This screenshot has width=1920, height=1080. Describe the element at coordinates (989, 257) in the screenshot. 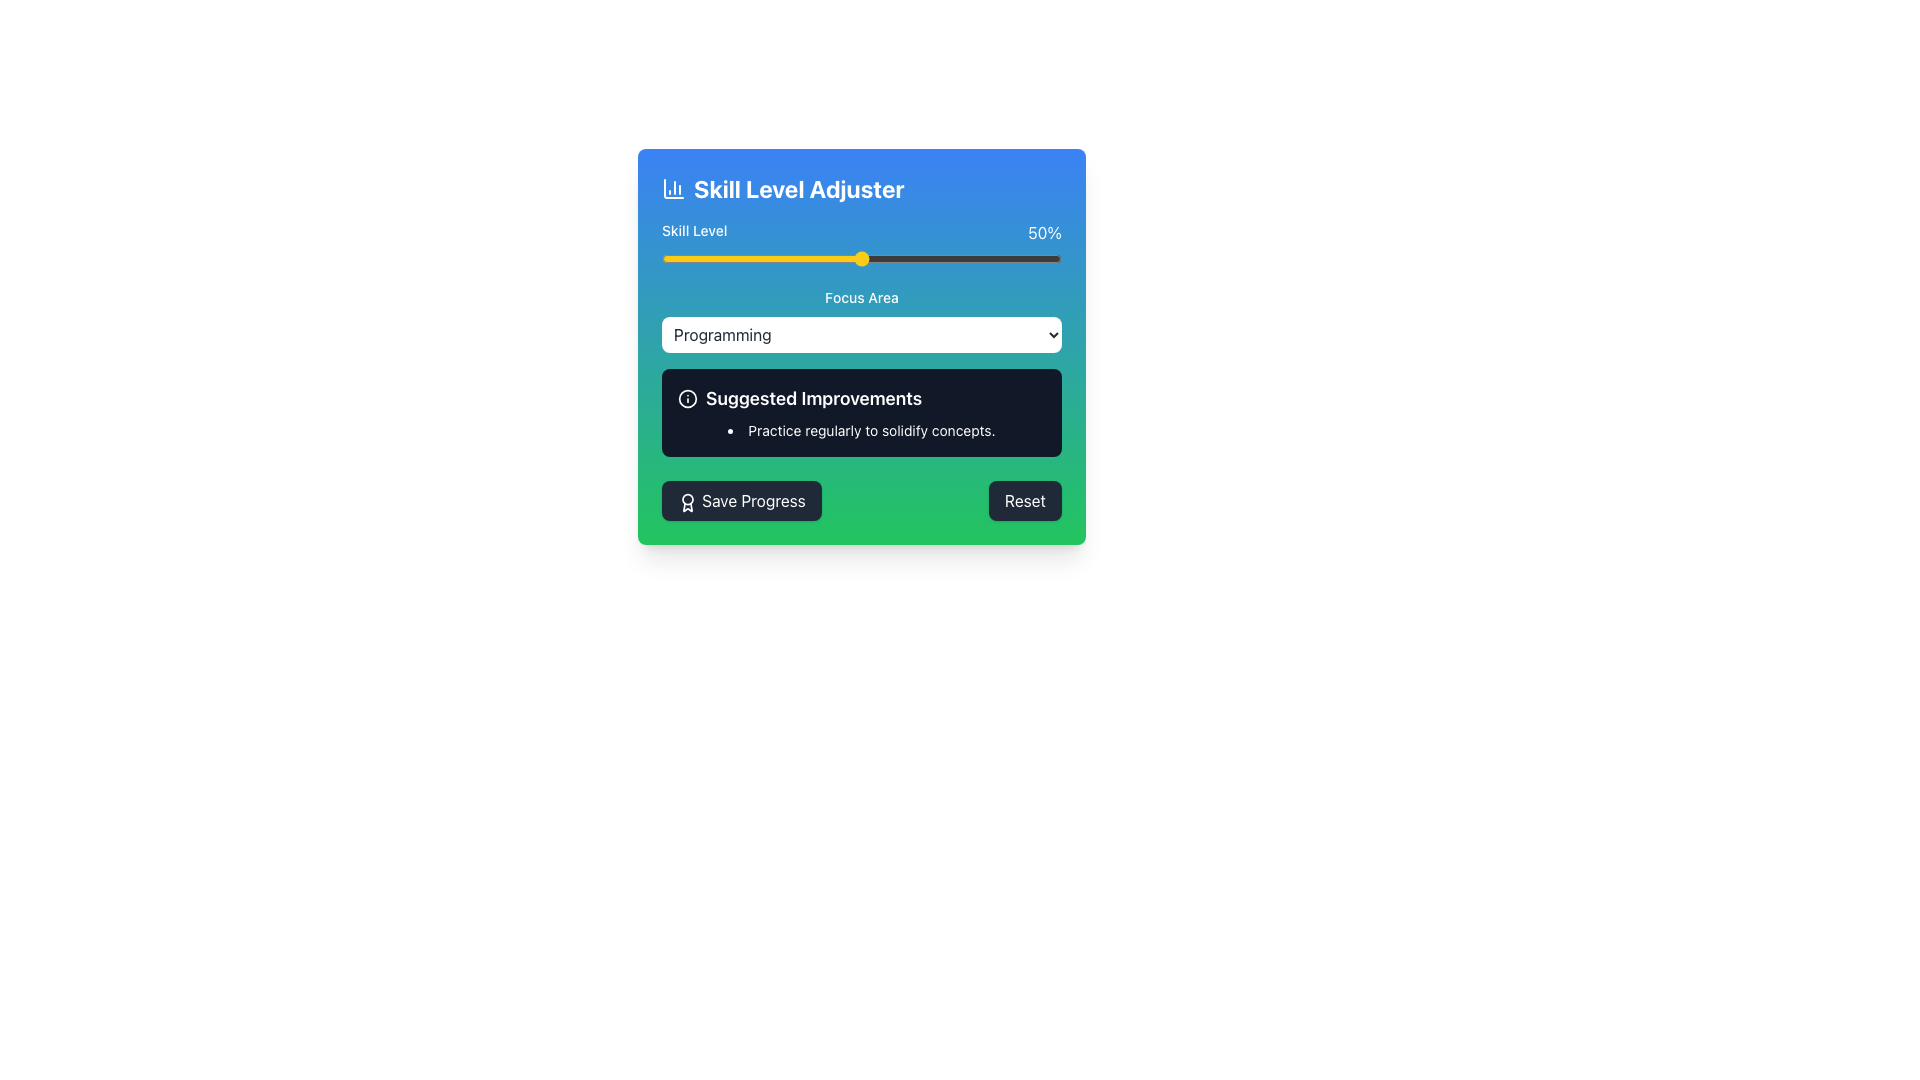

I see `the skill level` at that location.